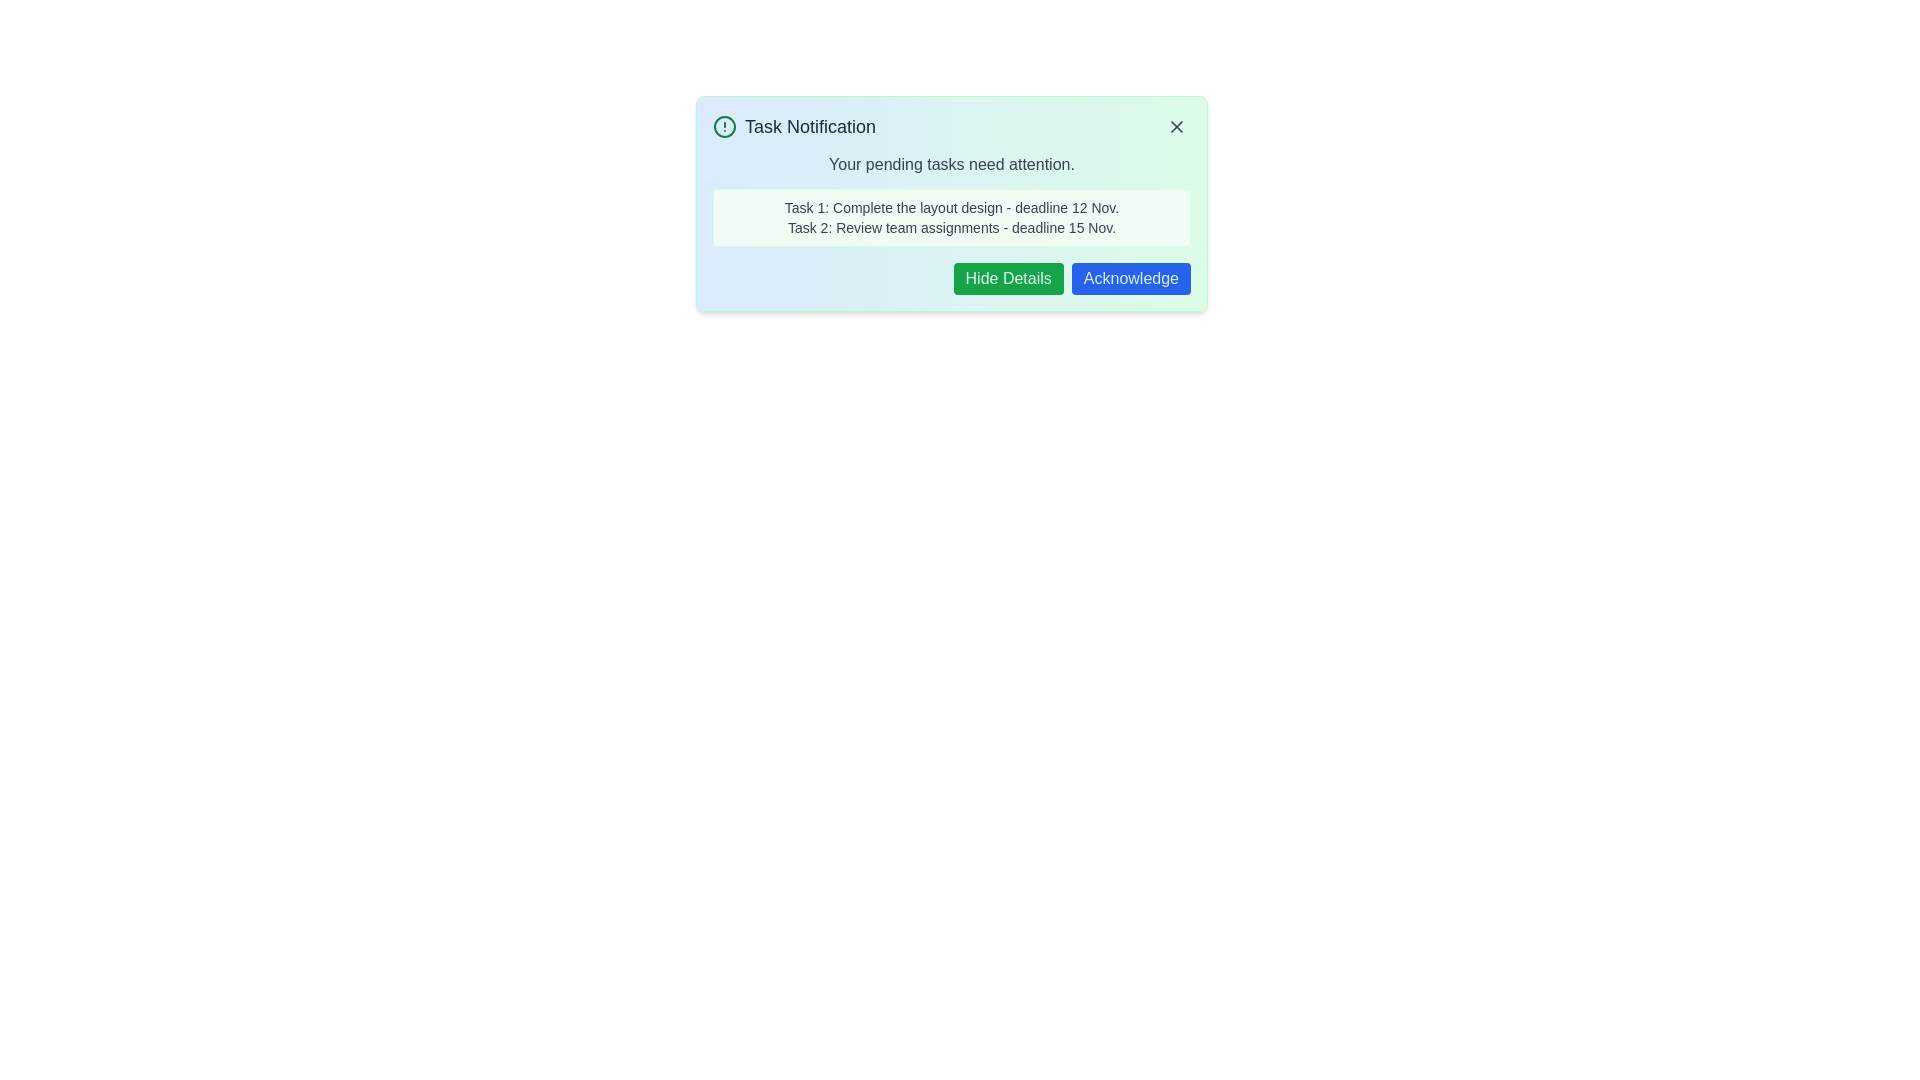  What do you see at coordinates (1008, 278) in the screenshot?
I see `the 'Hide Details' button to toggle the visibility of task details` at bounding box center [1008, 278].